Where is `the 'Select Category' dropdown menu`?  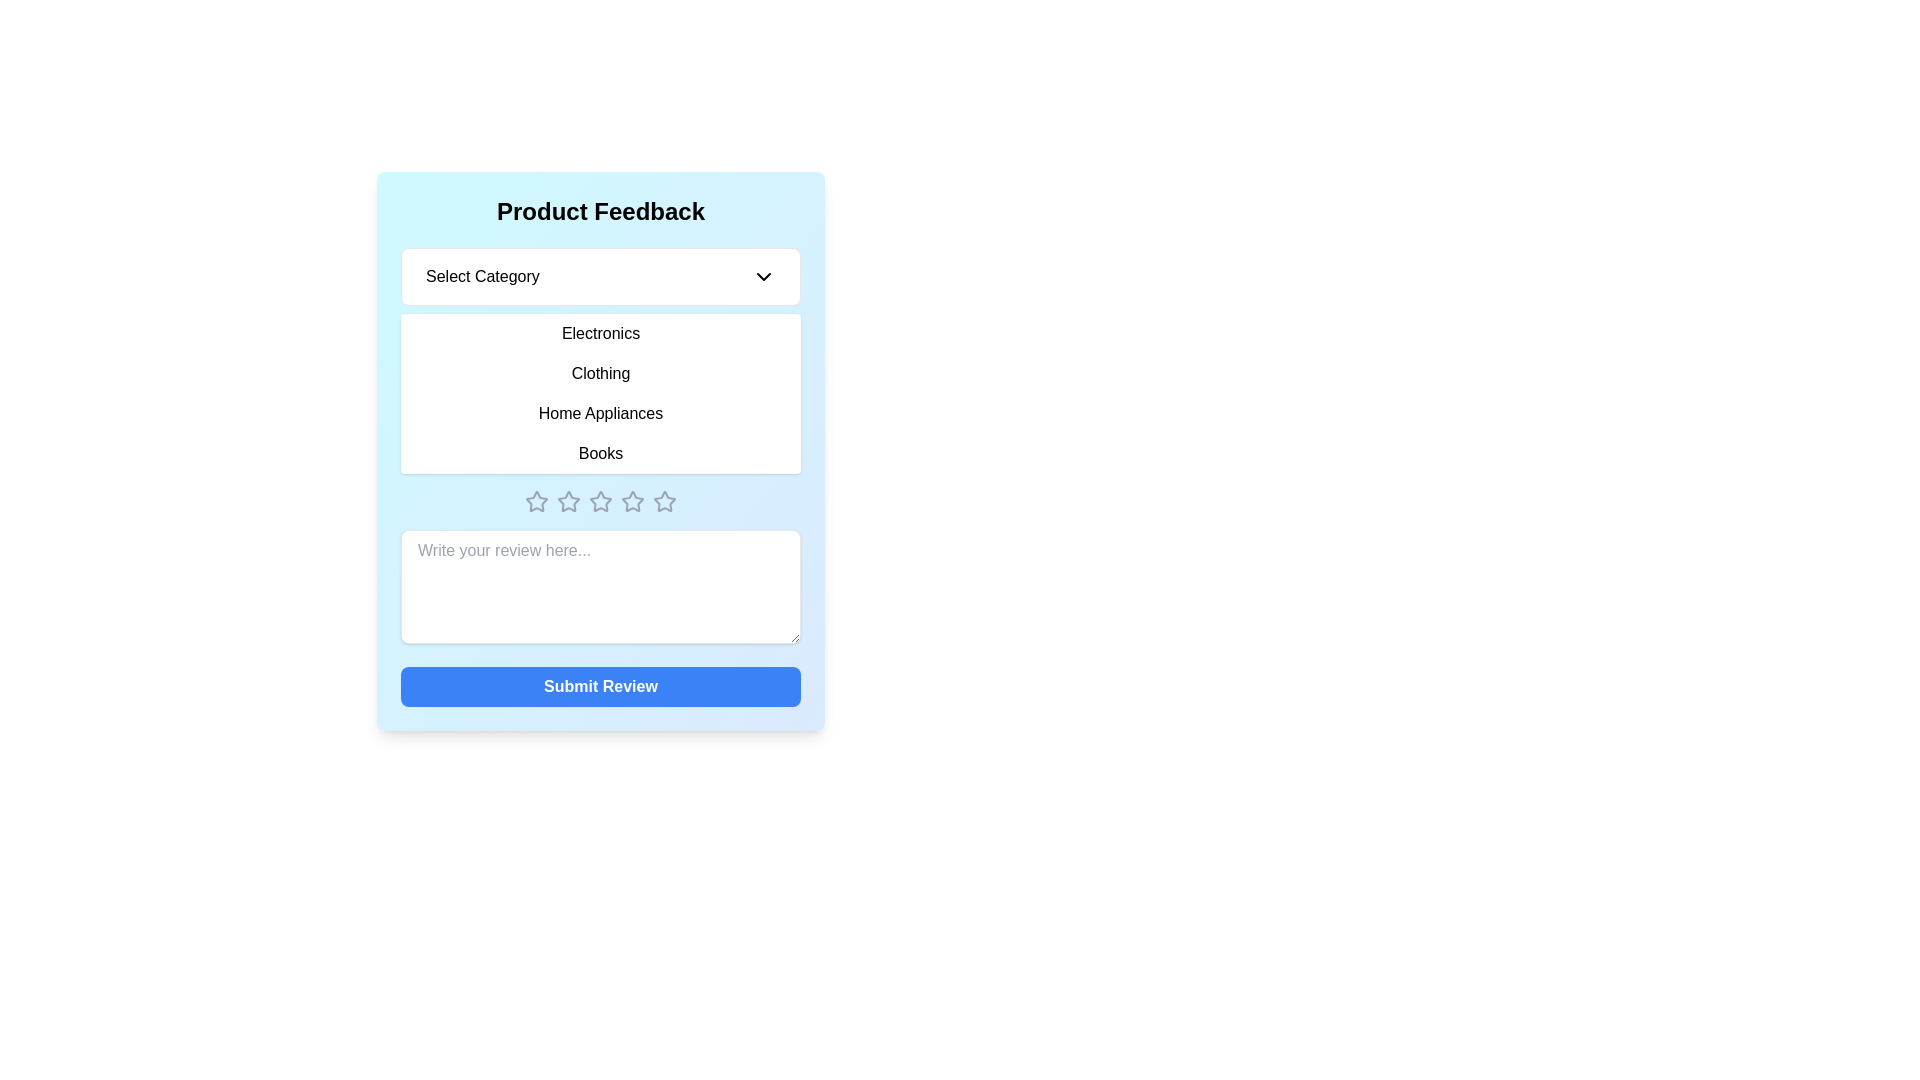
the 'Select Category' dropdown menu is located at coordinates (599, 361).